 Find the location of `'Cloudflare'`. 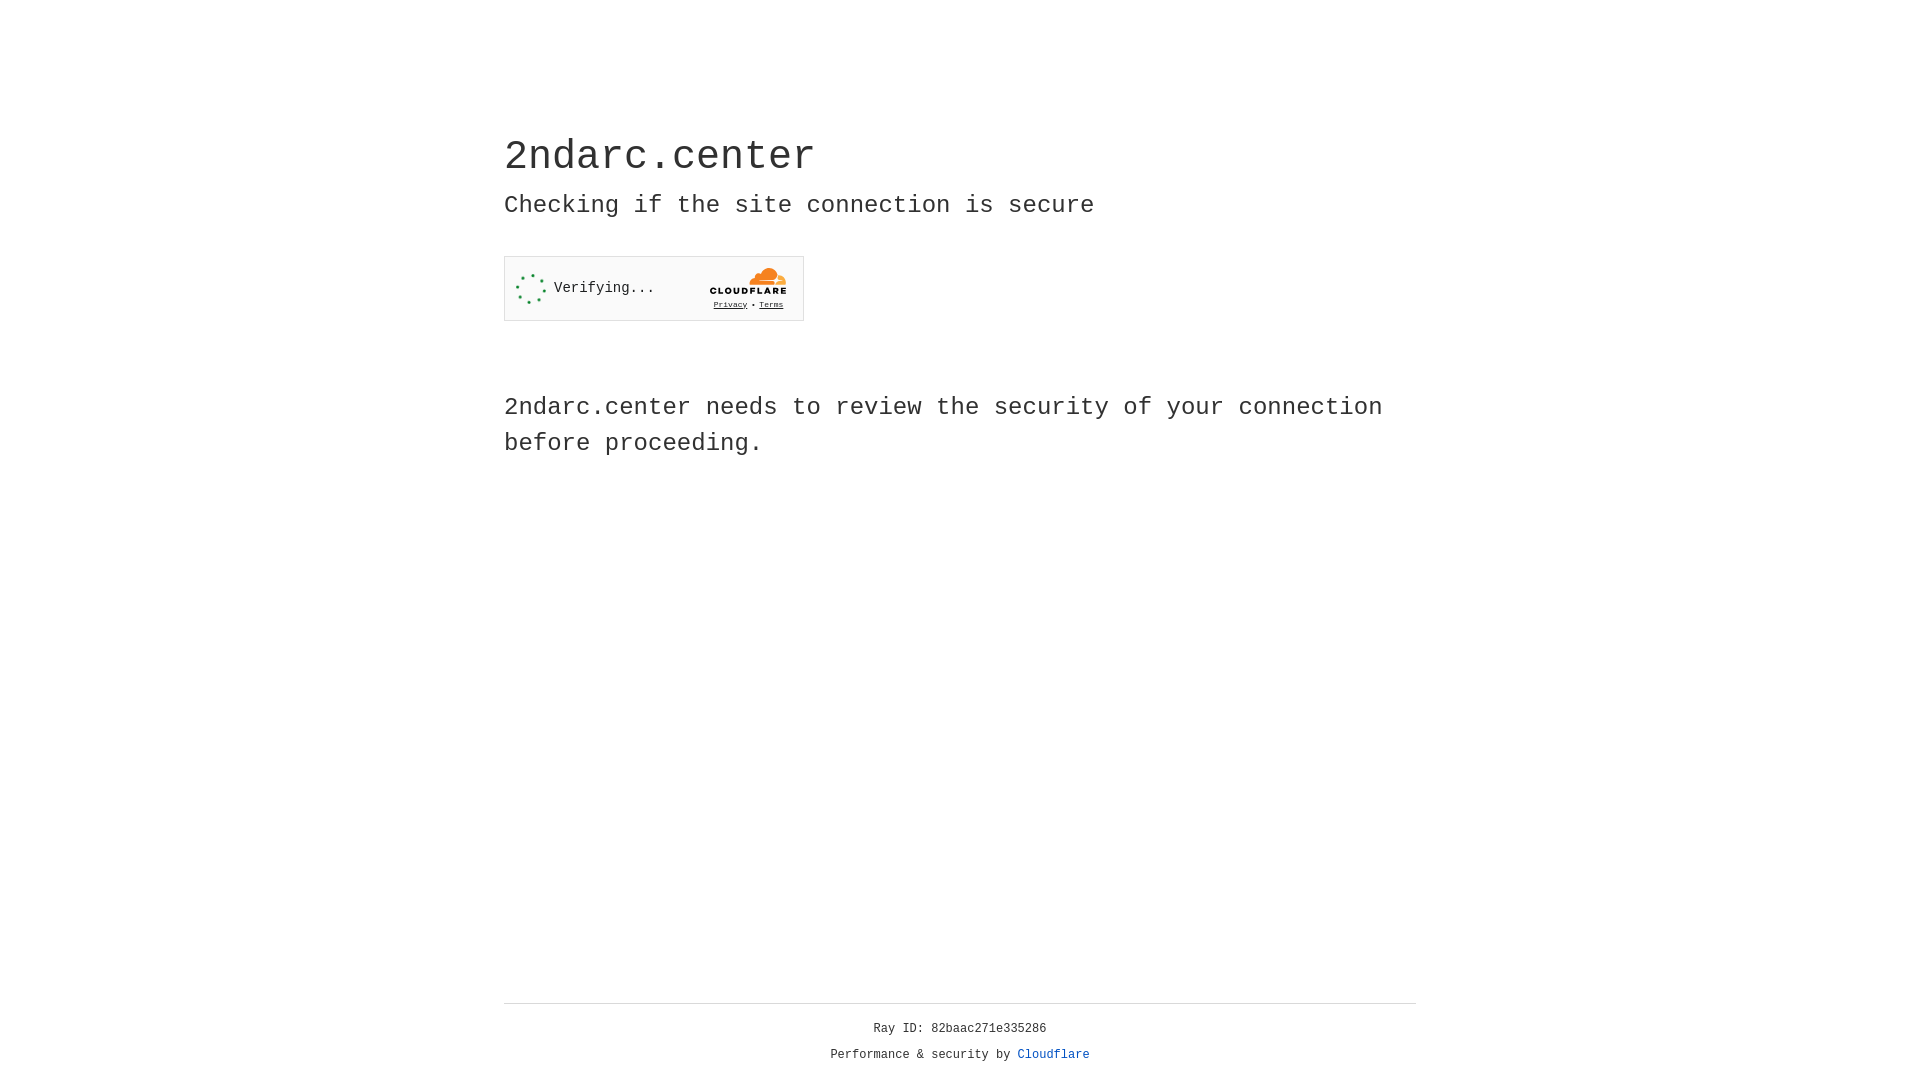

'Cloudflare' is located at coordinates (1053, 1054).